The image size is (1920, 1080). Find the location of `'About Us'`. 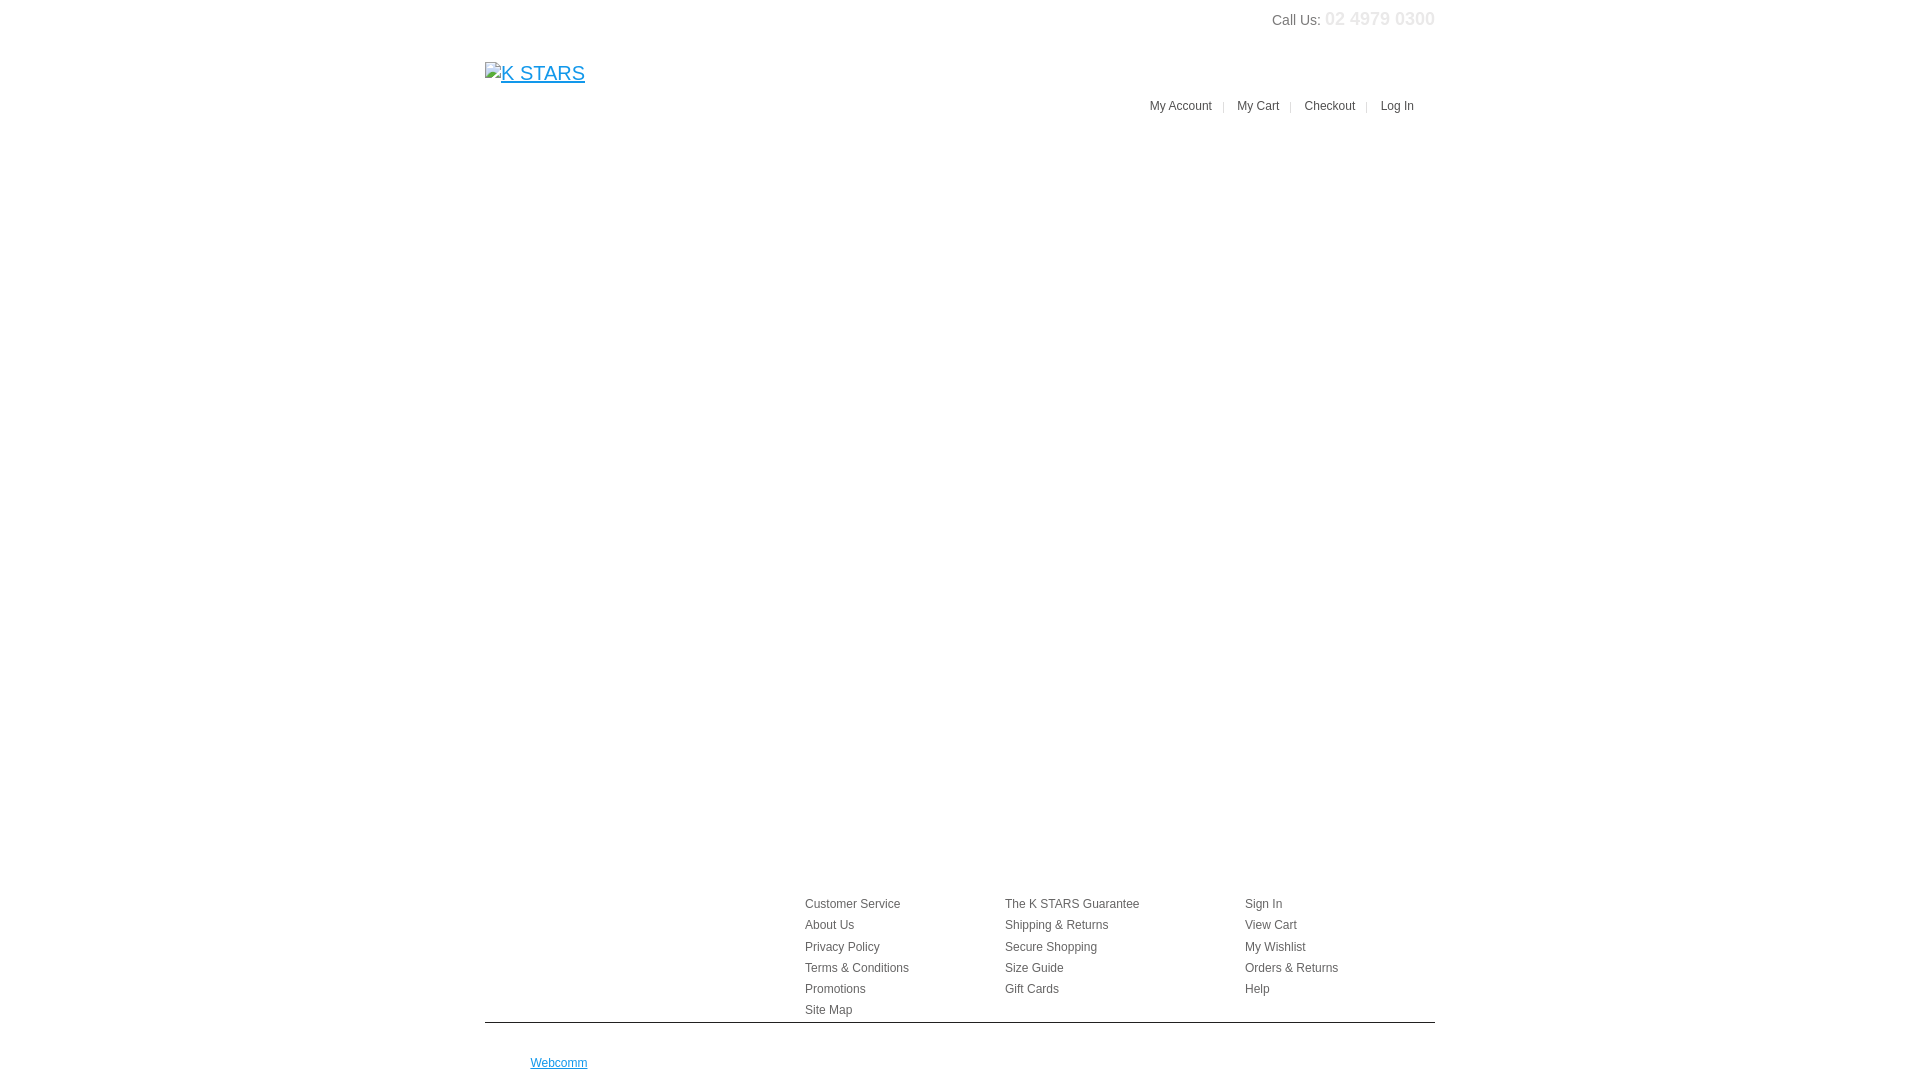

'About Us' is located at coordinates (829, 925).